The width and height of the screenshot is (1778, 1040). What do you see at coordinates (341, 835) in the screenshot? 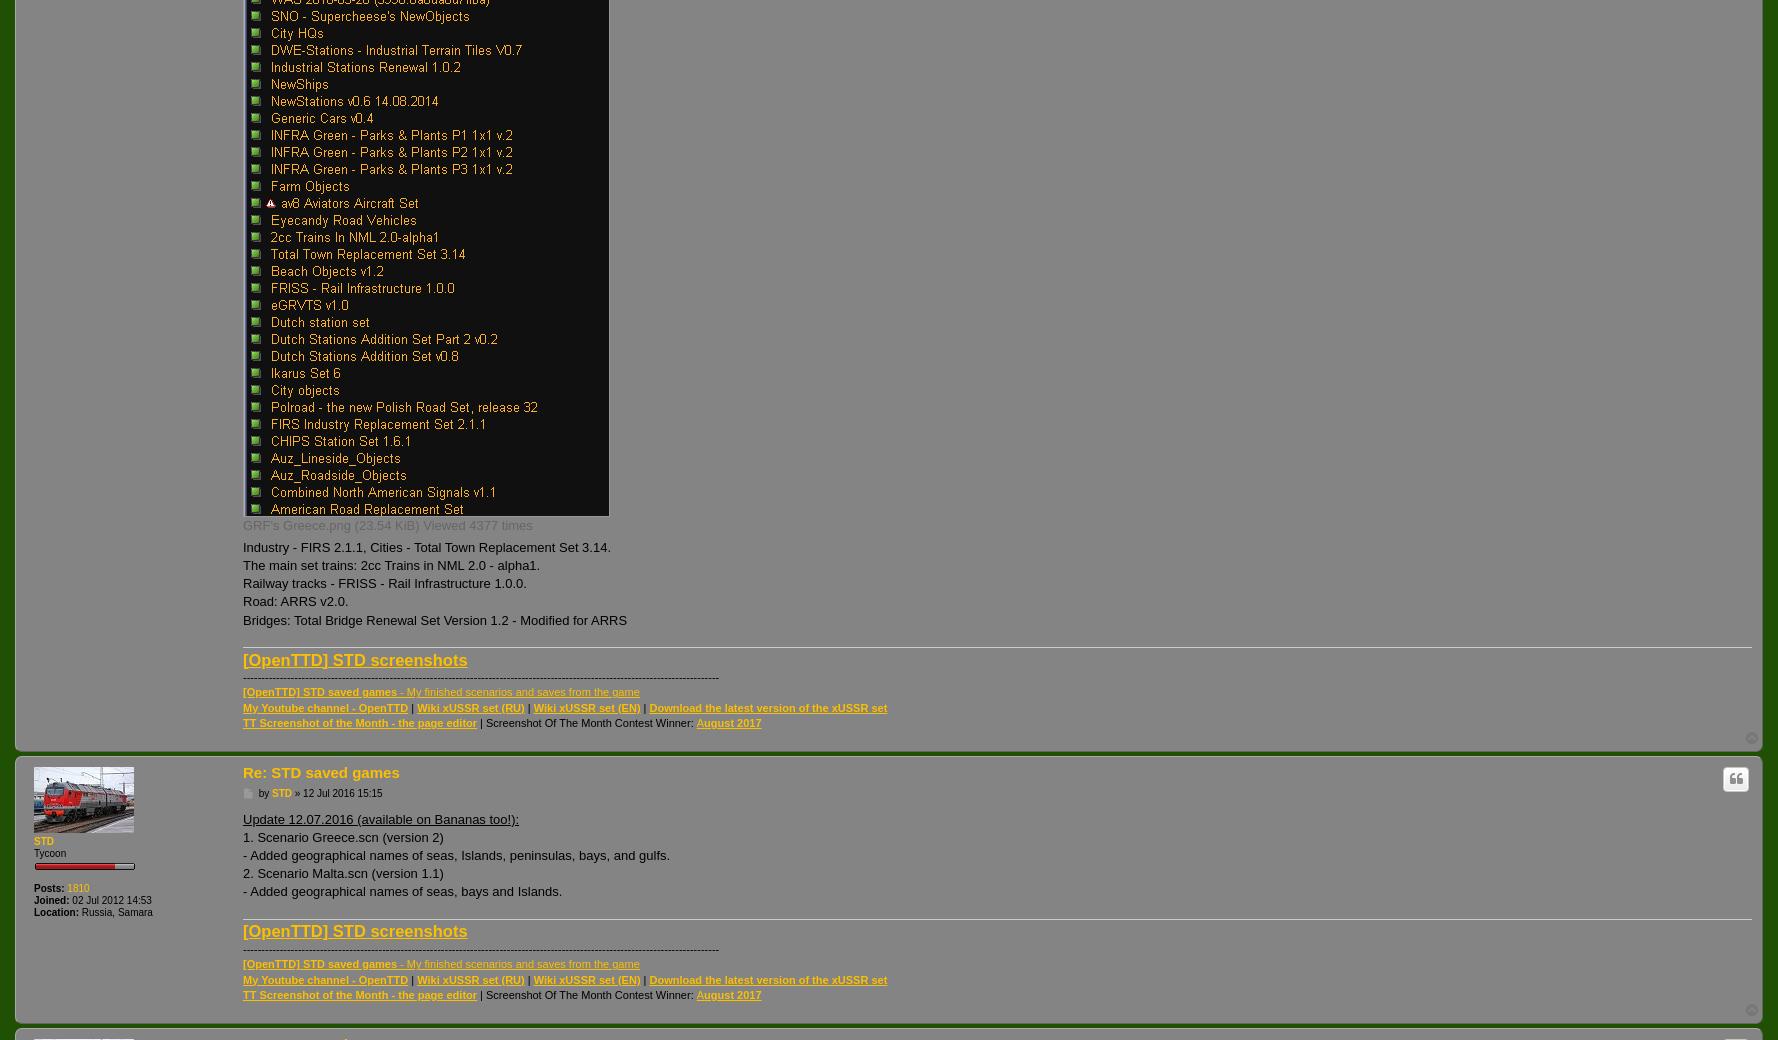
I see `'1. Scenario Greece.scn (version 2)'` at bounding box center [341, 835].